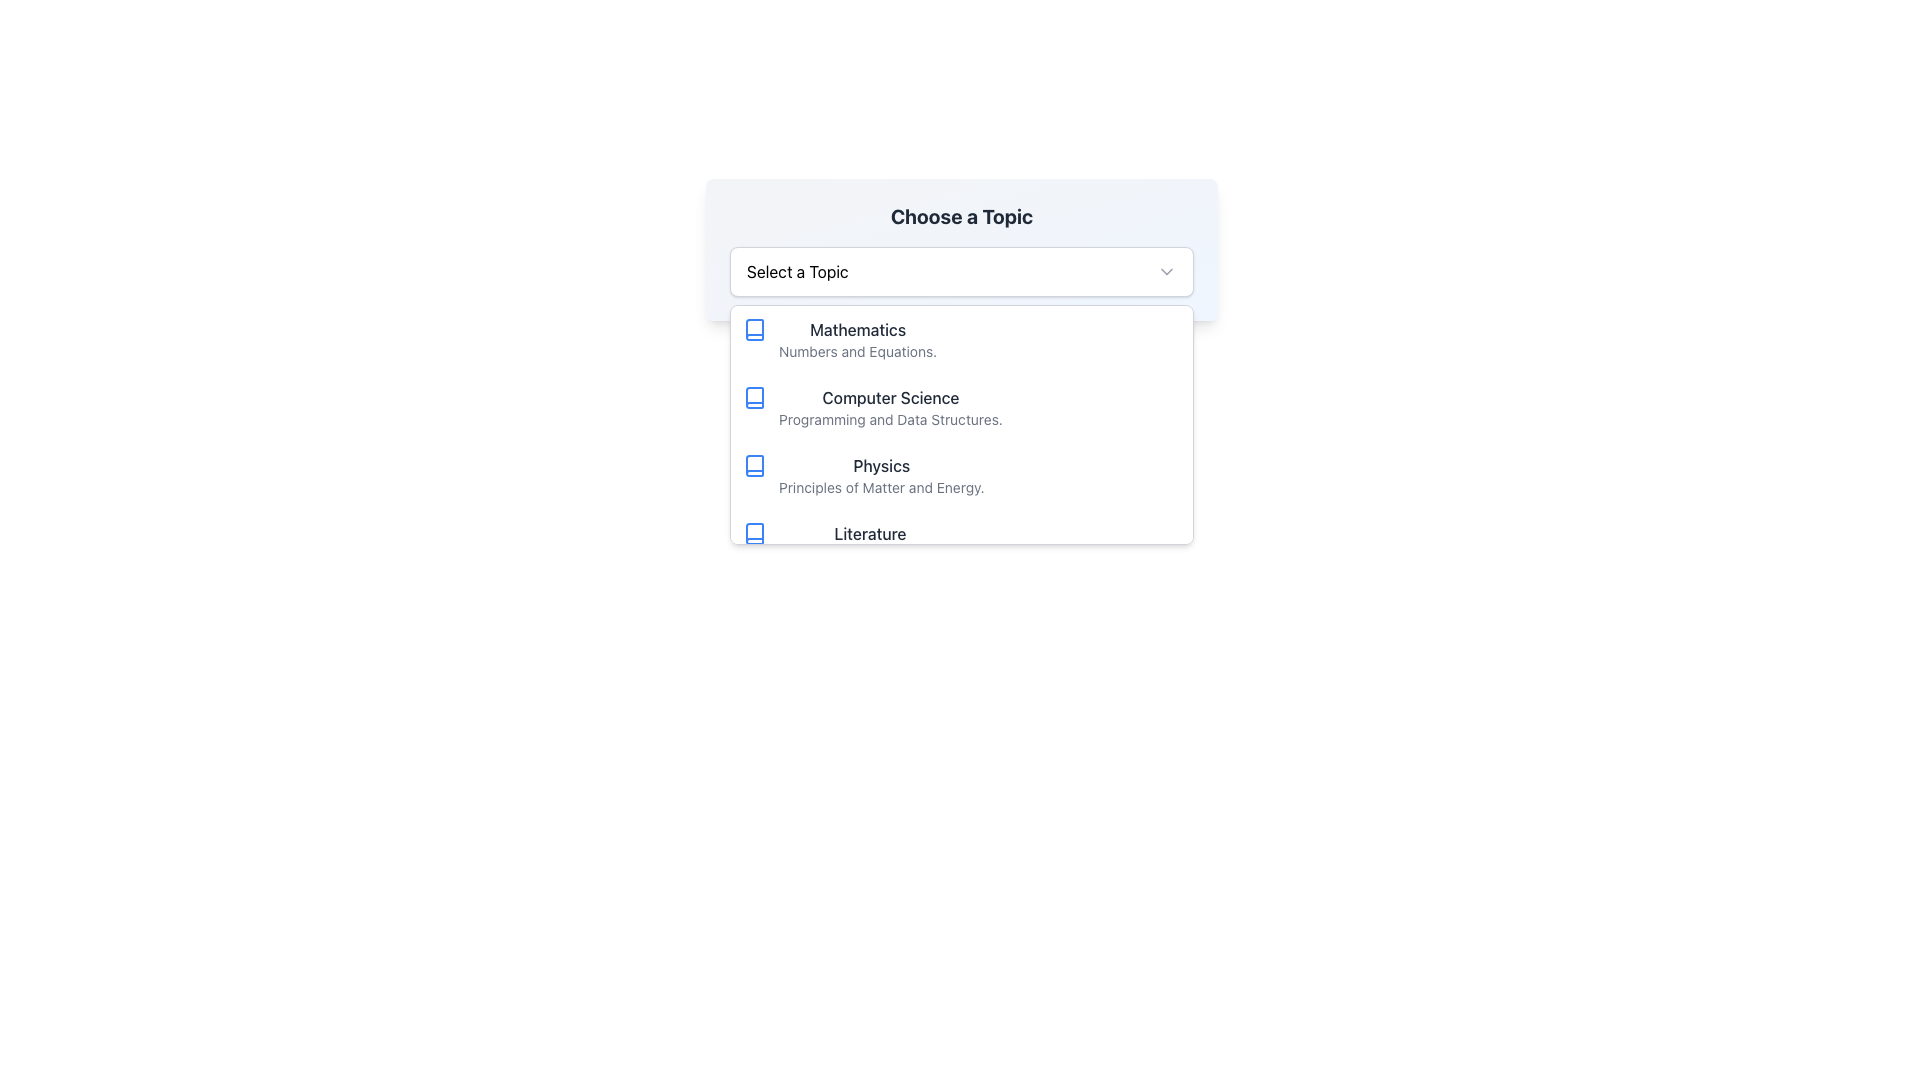 The height and width of the screenshot is (1080, 1920). I want to click on the list item labeled 'Physics' with the subtext 'Principles of Matter and Energy', so click(961, 475).